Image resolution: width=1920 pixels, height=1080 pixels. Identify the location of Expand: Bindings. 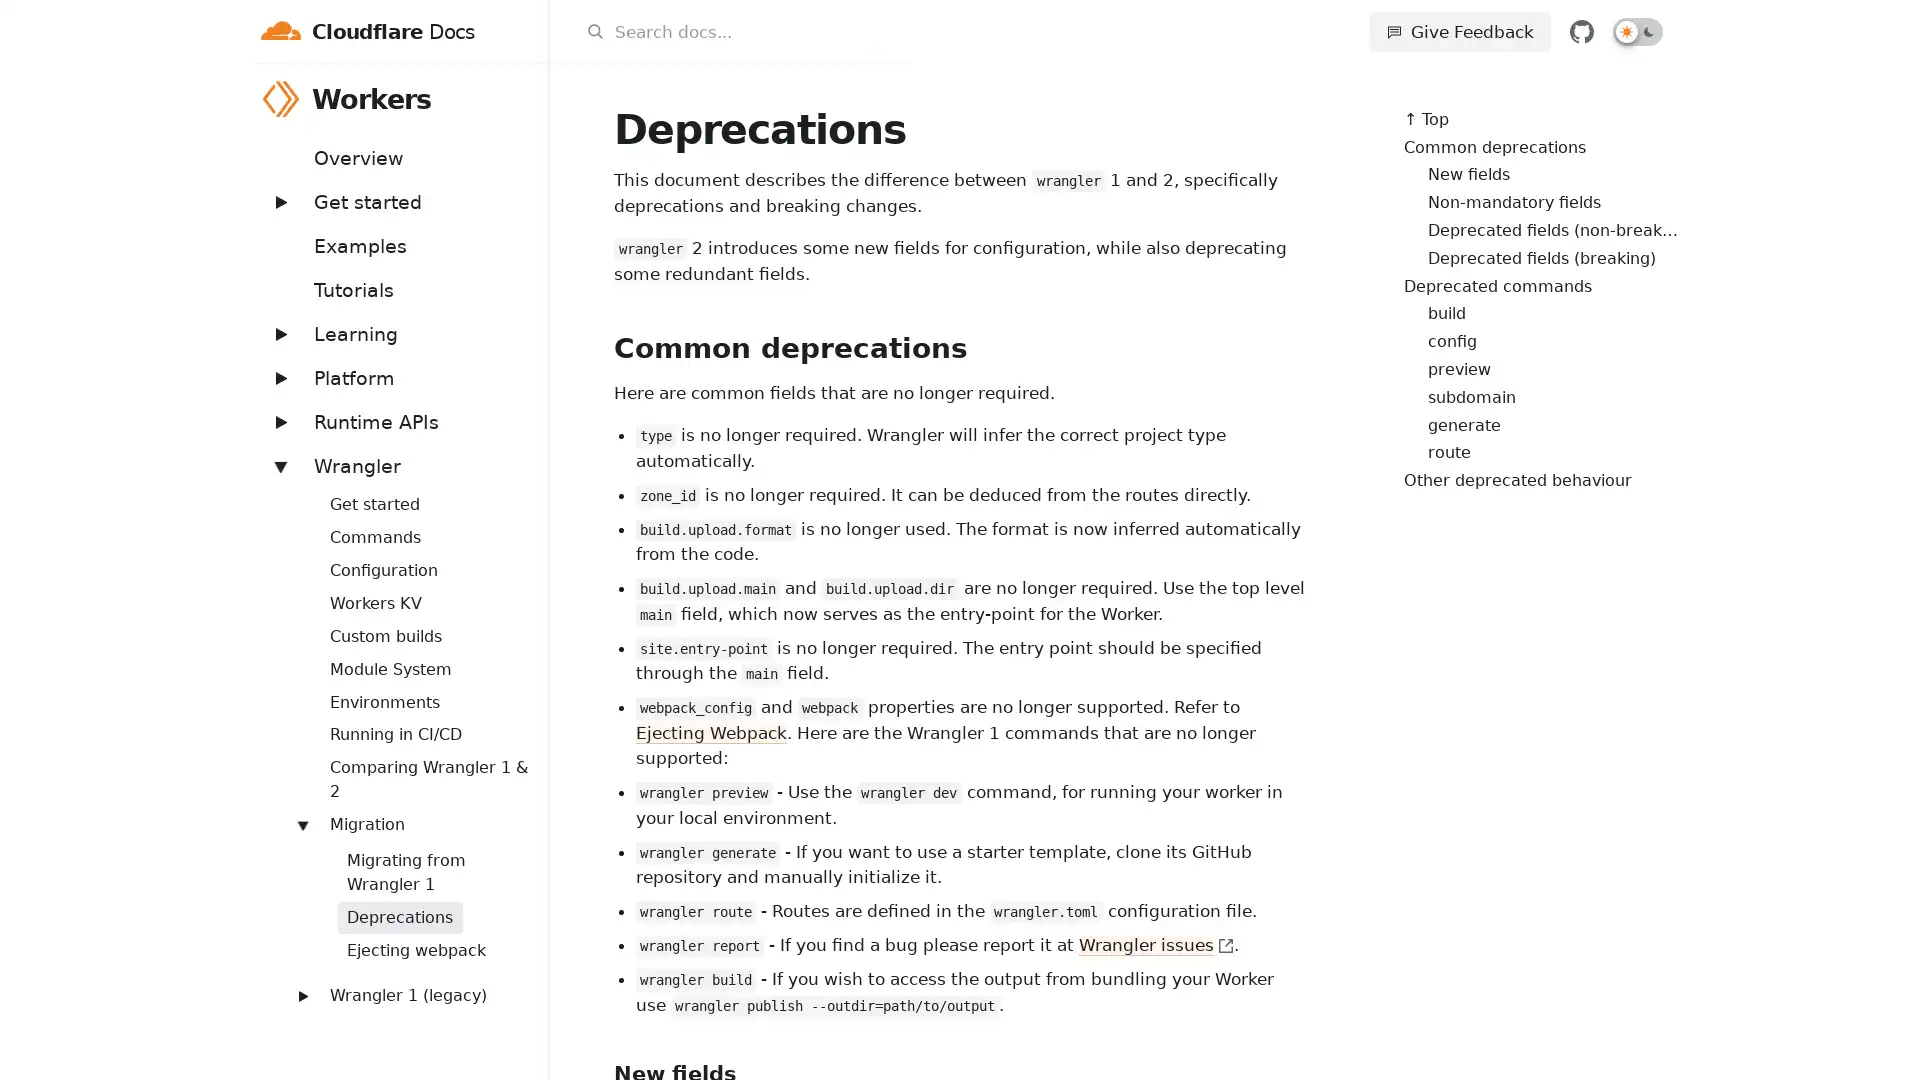
(291, 447).